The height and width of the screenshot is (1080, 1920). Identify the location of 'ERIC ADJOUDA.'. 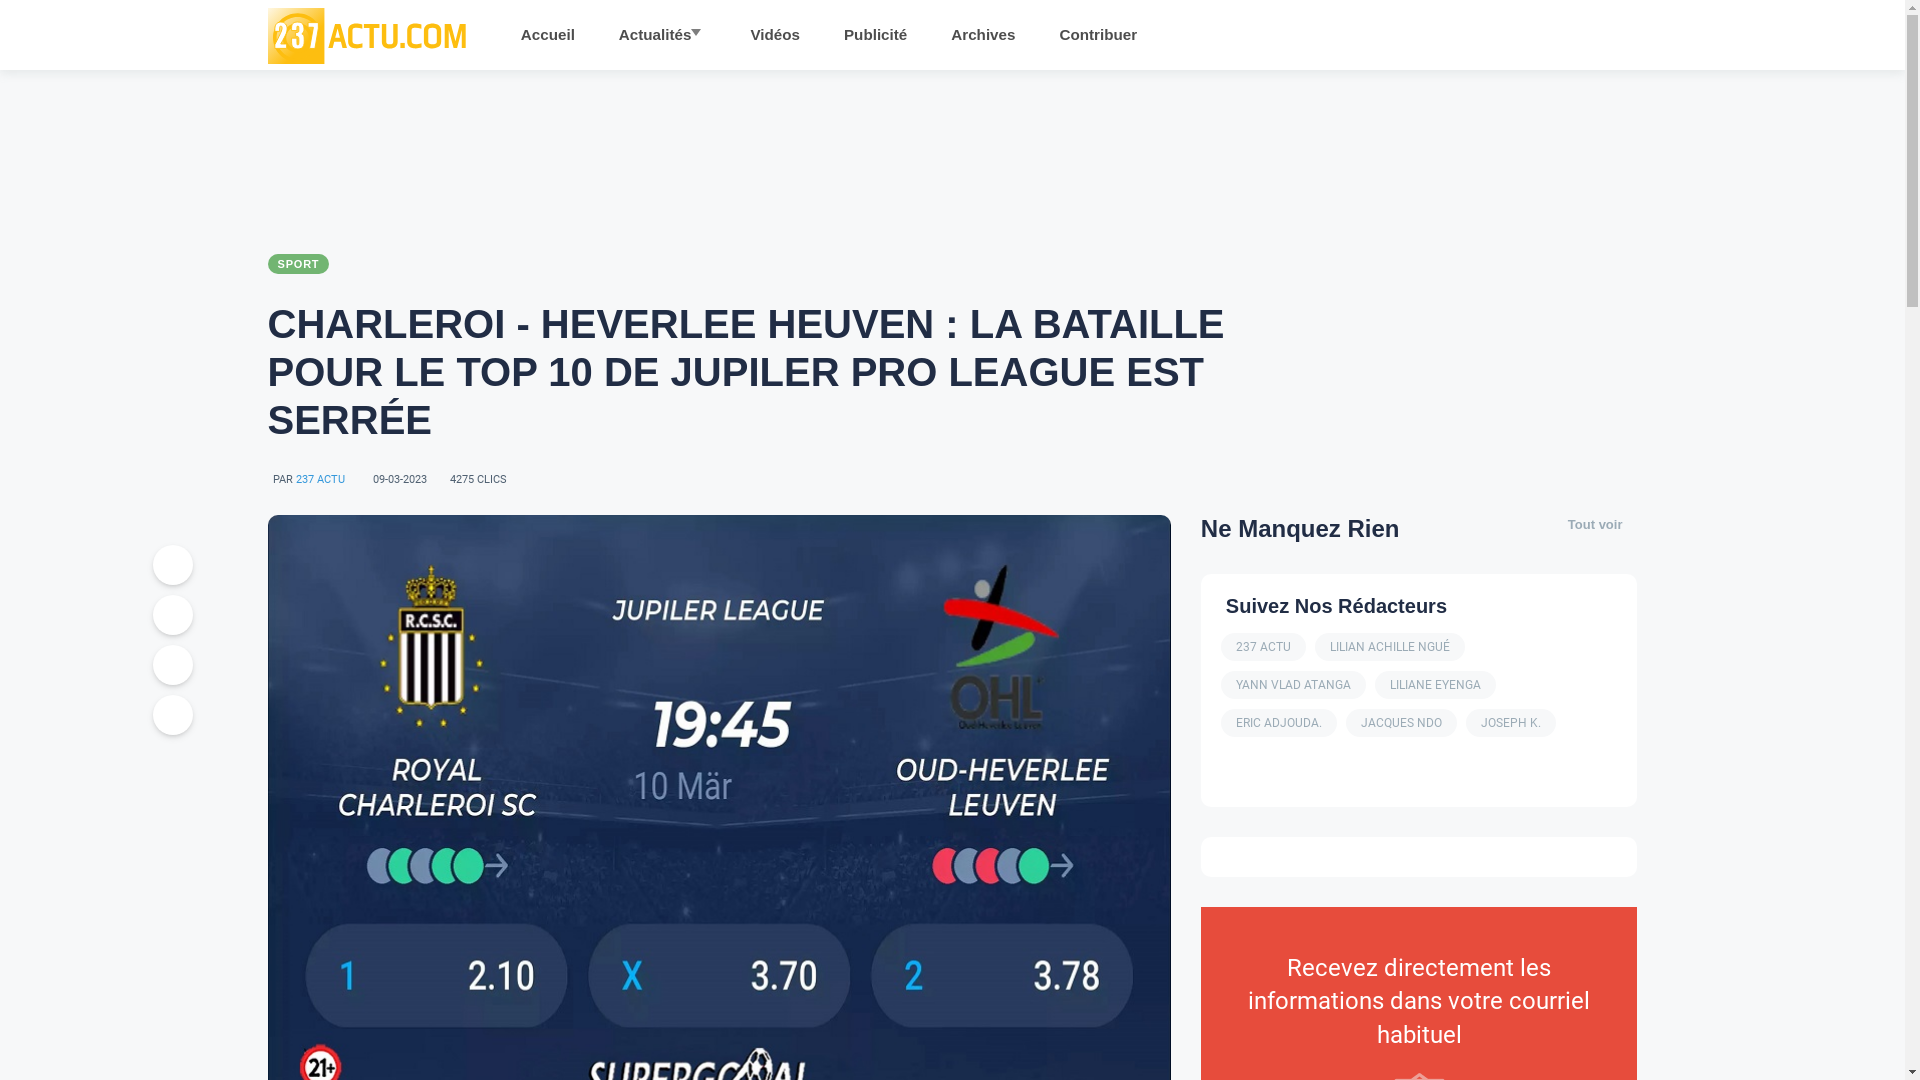
(1219, 722).